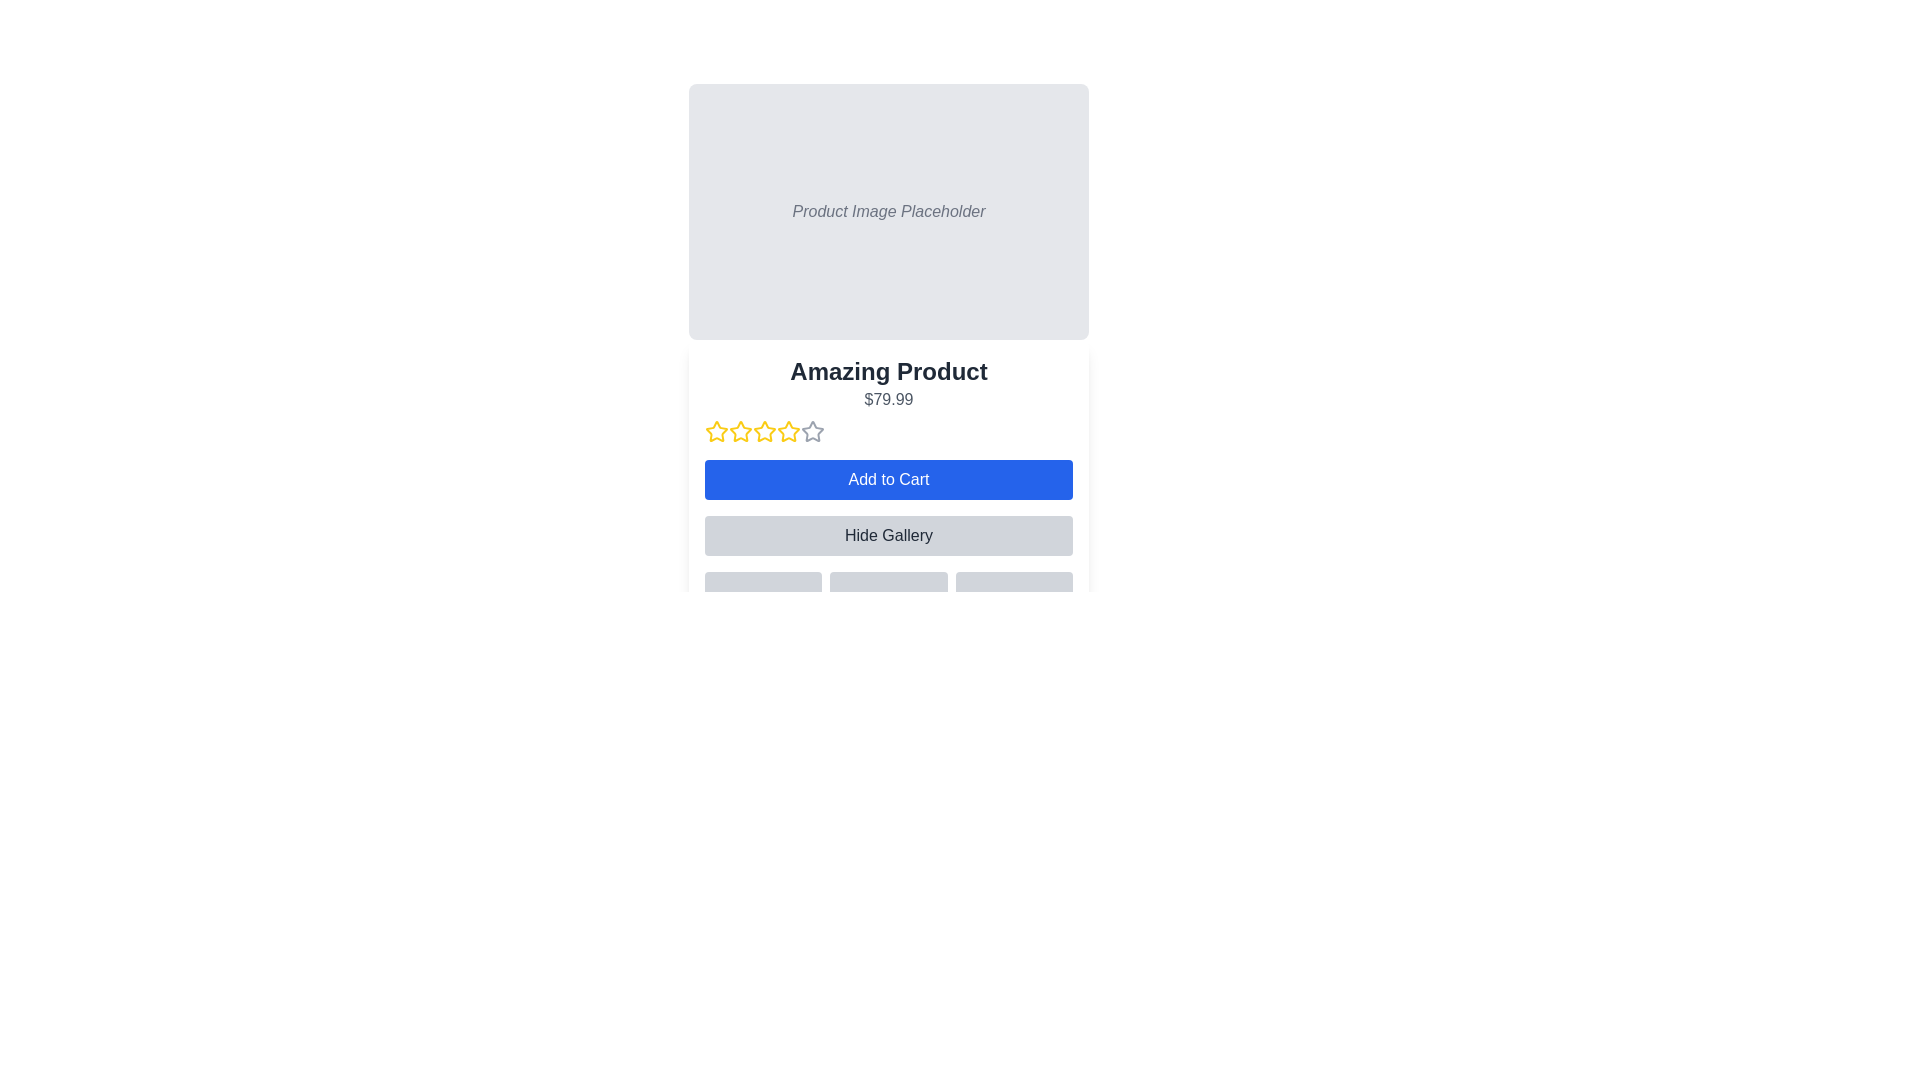 The height and width of the screenshot is (1080, 1920). I want to click on the yellow star icon, which is the first in a series of five stars, located below the product details text 'Amazing Product $79.99', so click(716, 431).